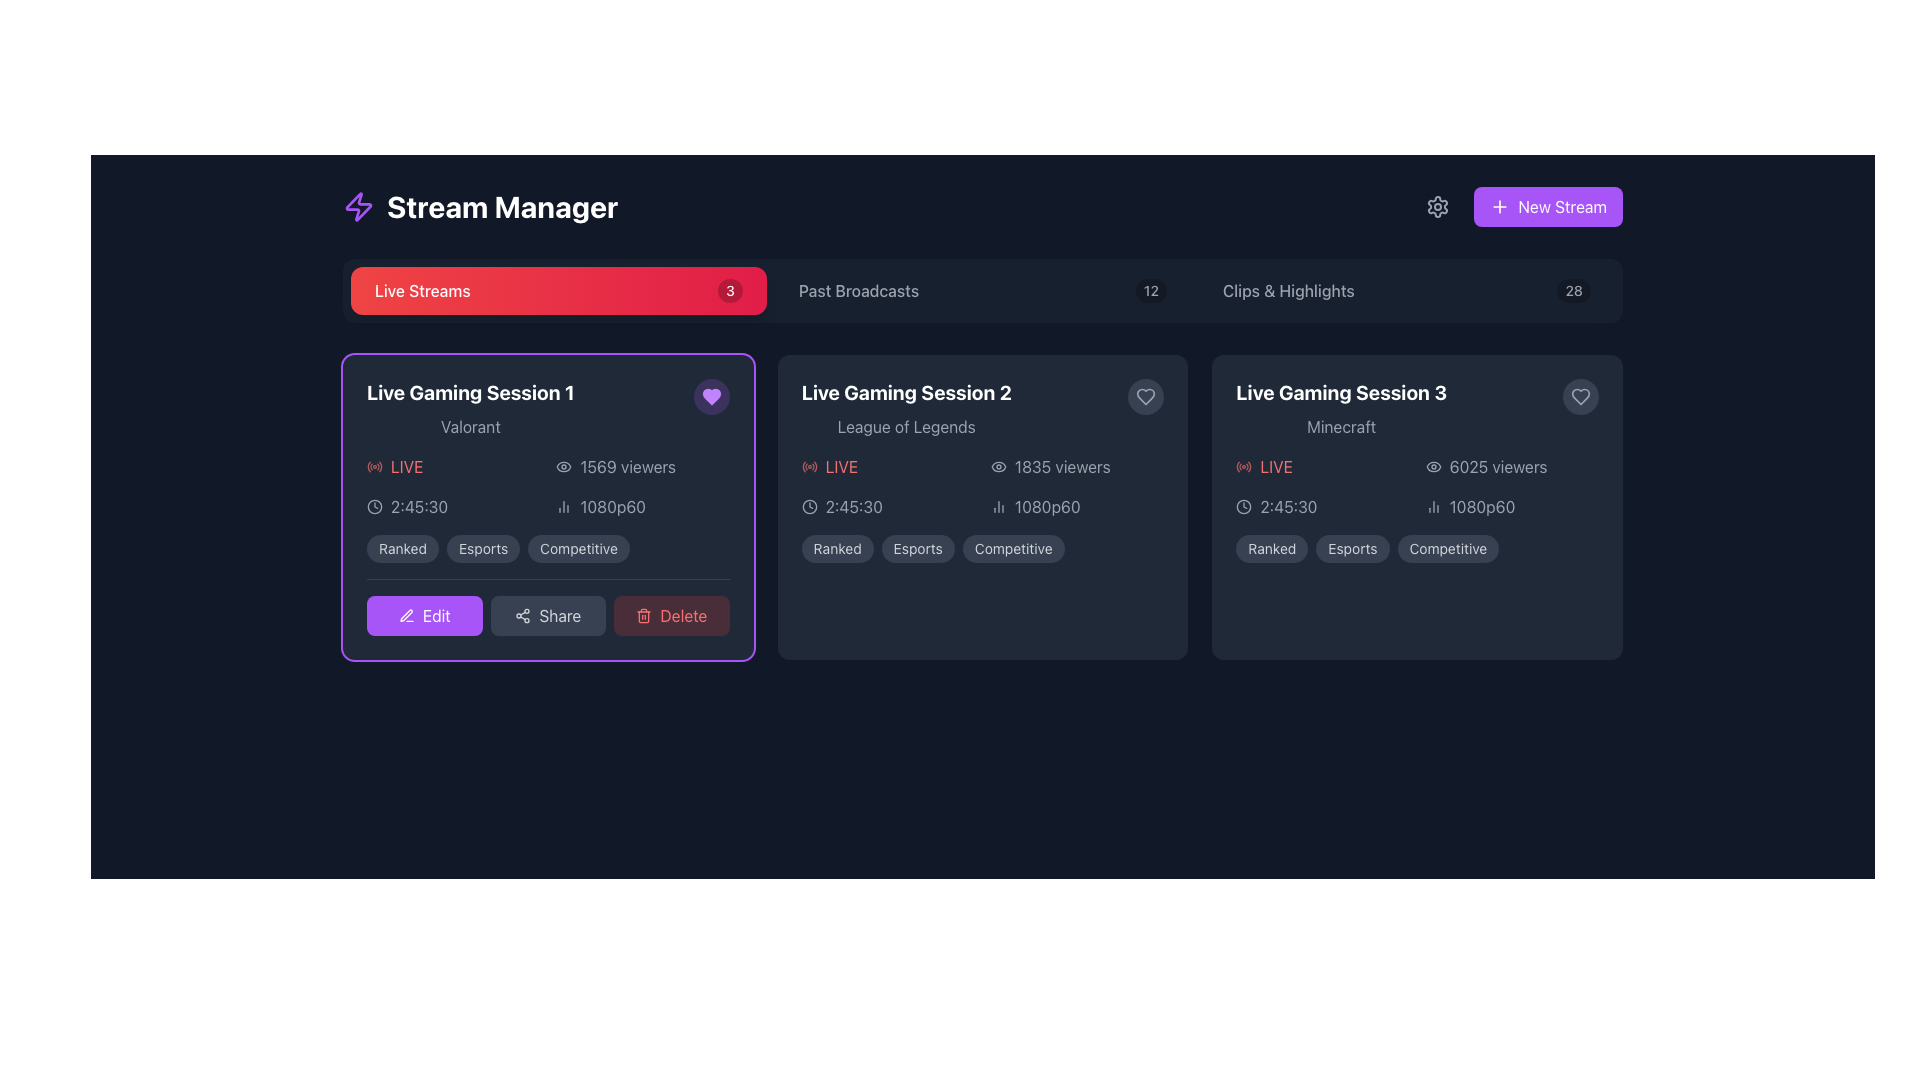  What do you see at coordinates (1243, 466) in the screenshot?
I see `the Indication icon representing a live broadcast, which is located on the left-hand side of the 'LIVE' label` at bounding box center [1243, 466].